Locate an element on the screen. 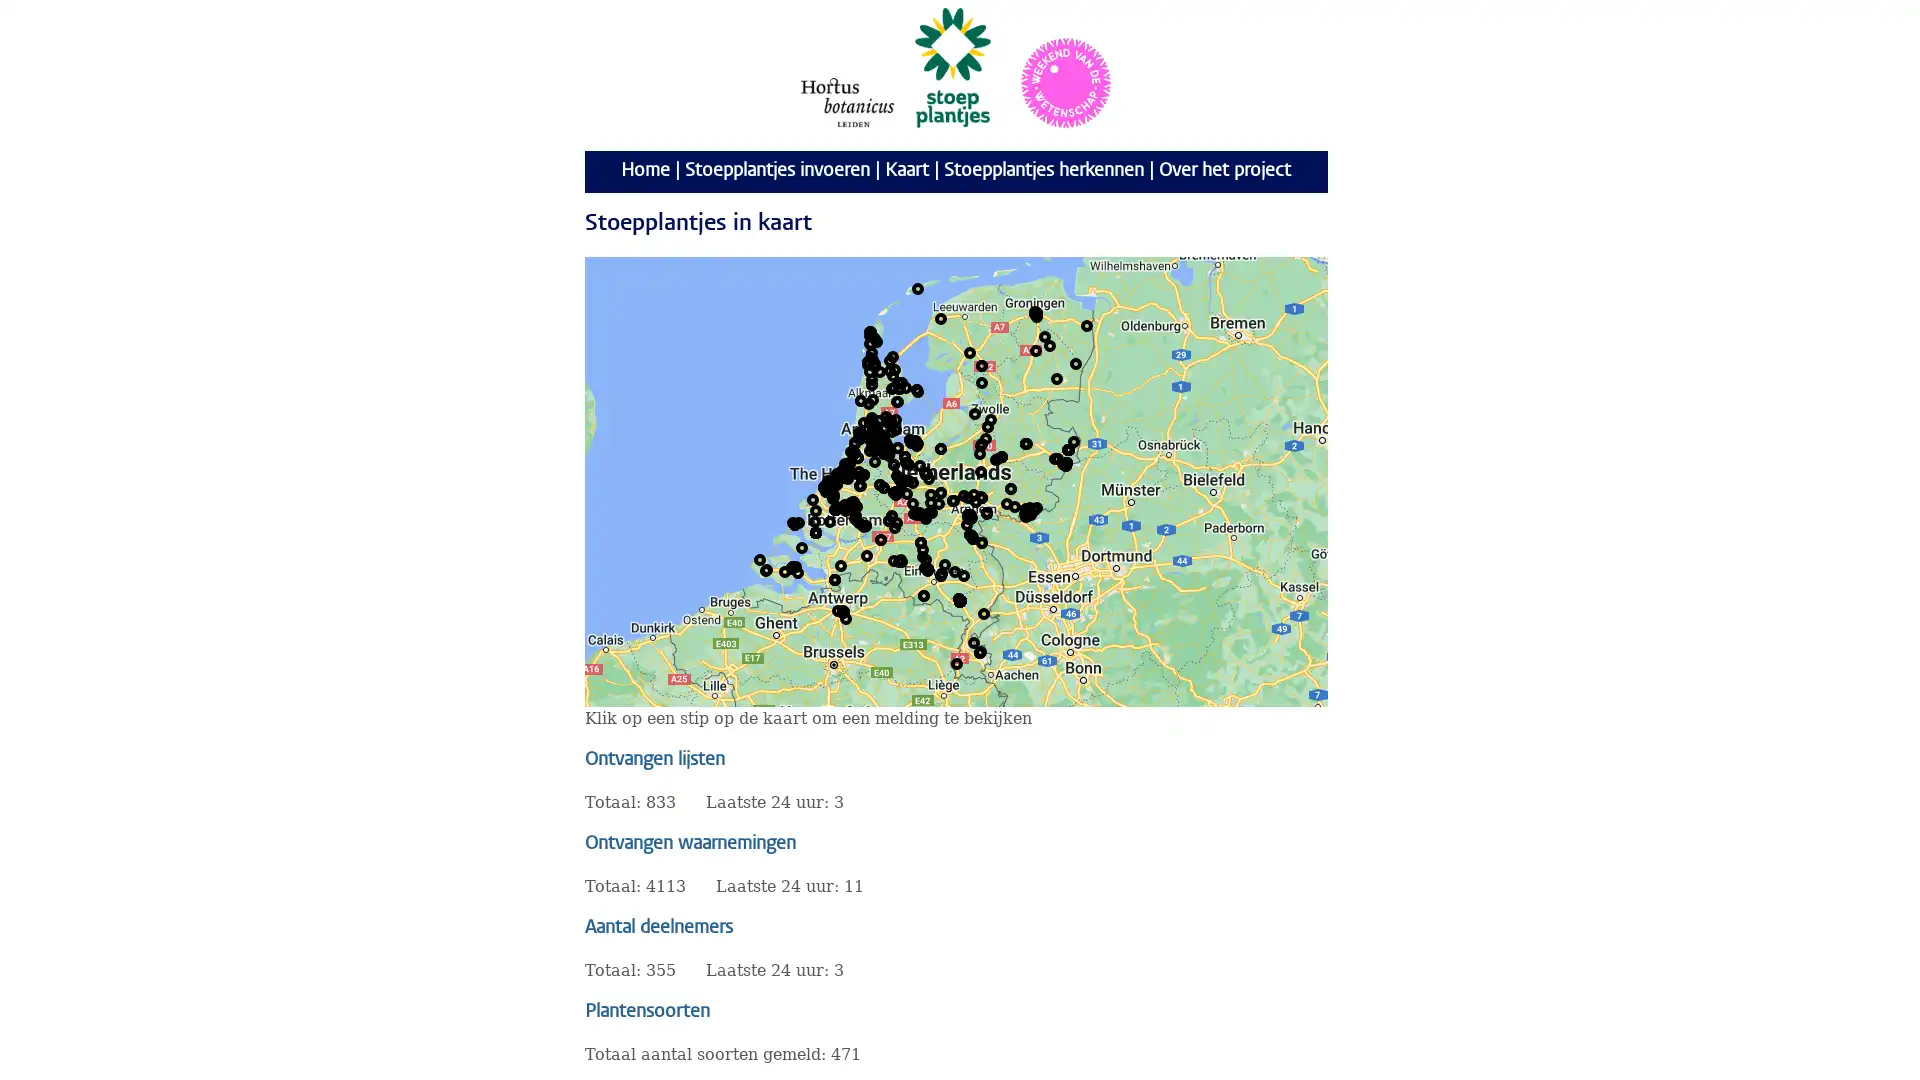  Telling van Christien Janson op 01 juni 2022 is located at coordinates (909, 438).